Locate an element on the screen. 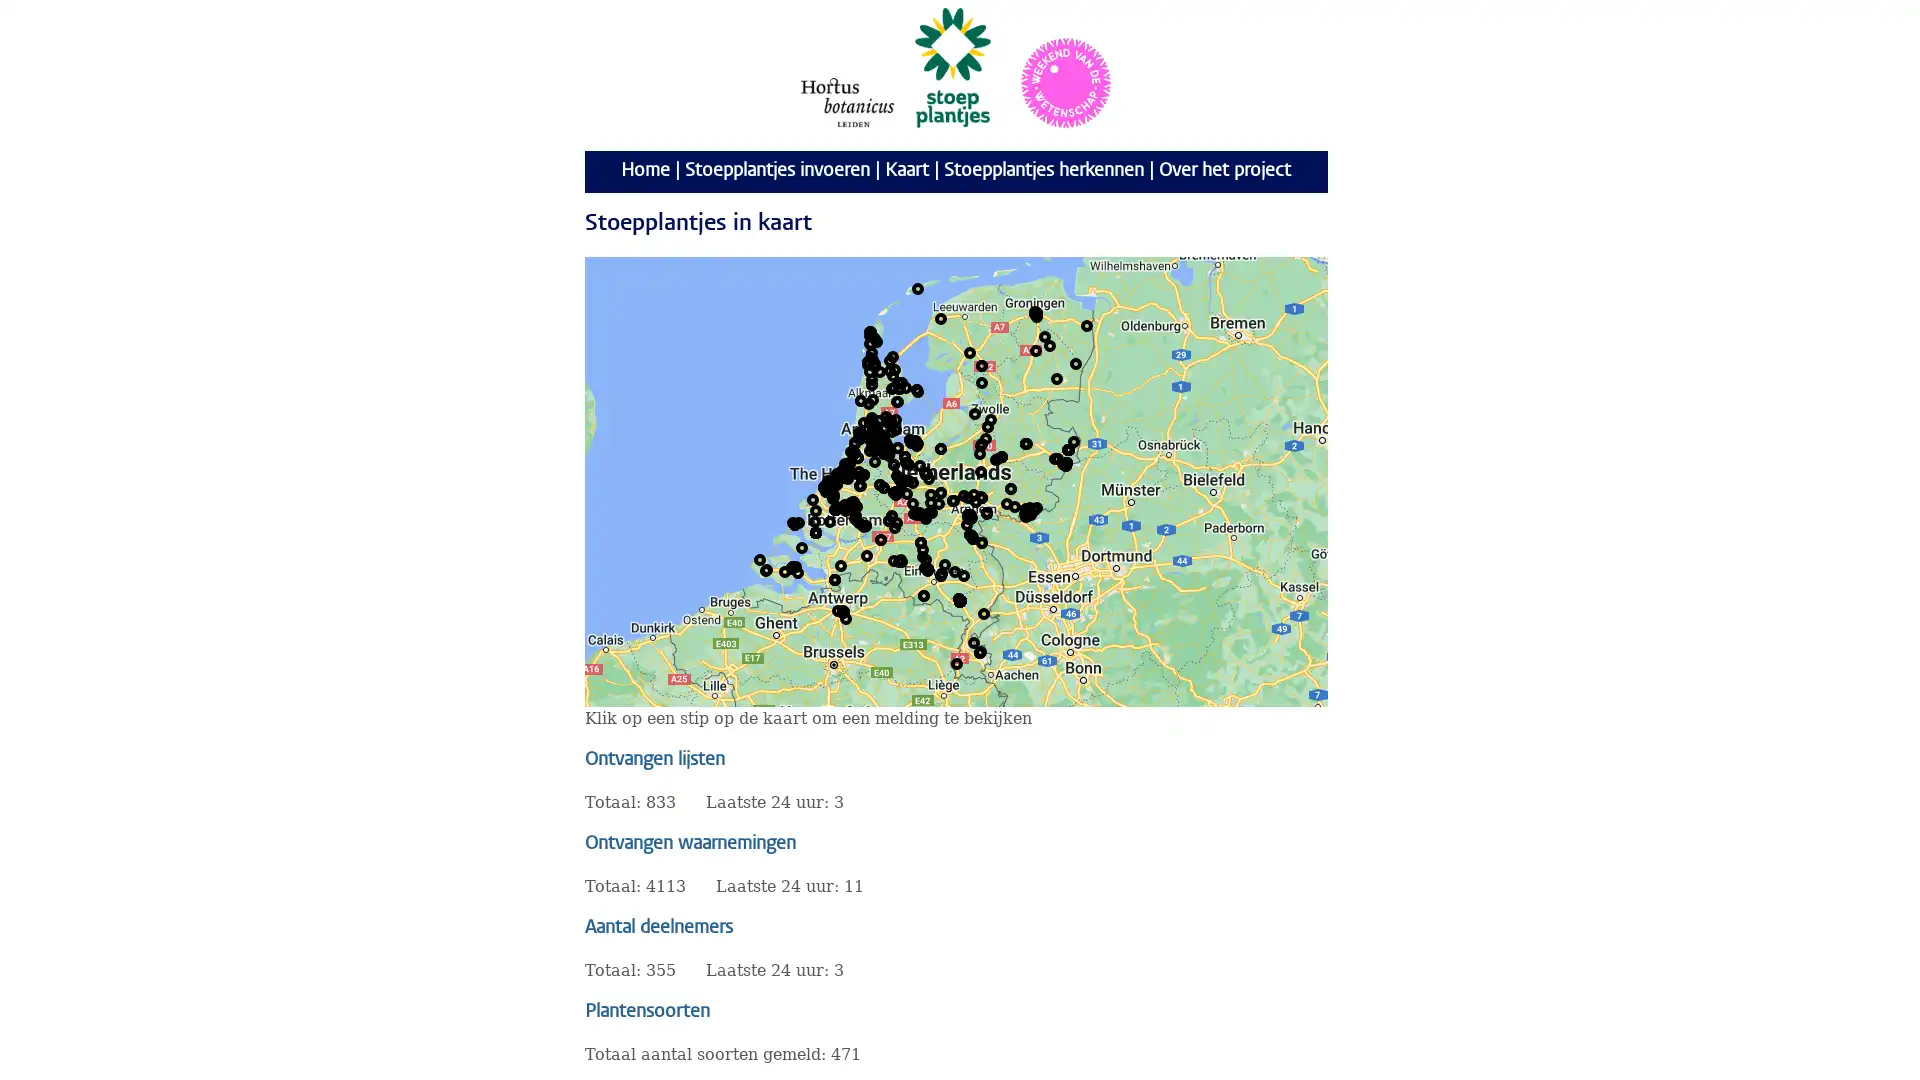  Telling van Christien Janson op 01 juni 2022 is located at coordinates (909, 438).